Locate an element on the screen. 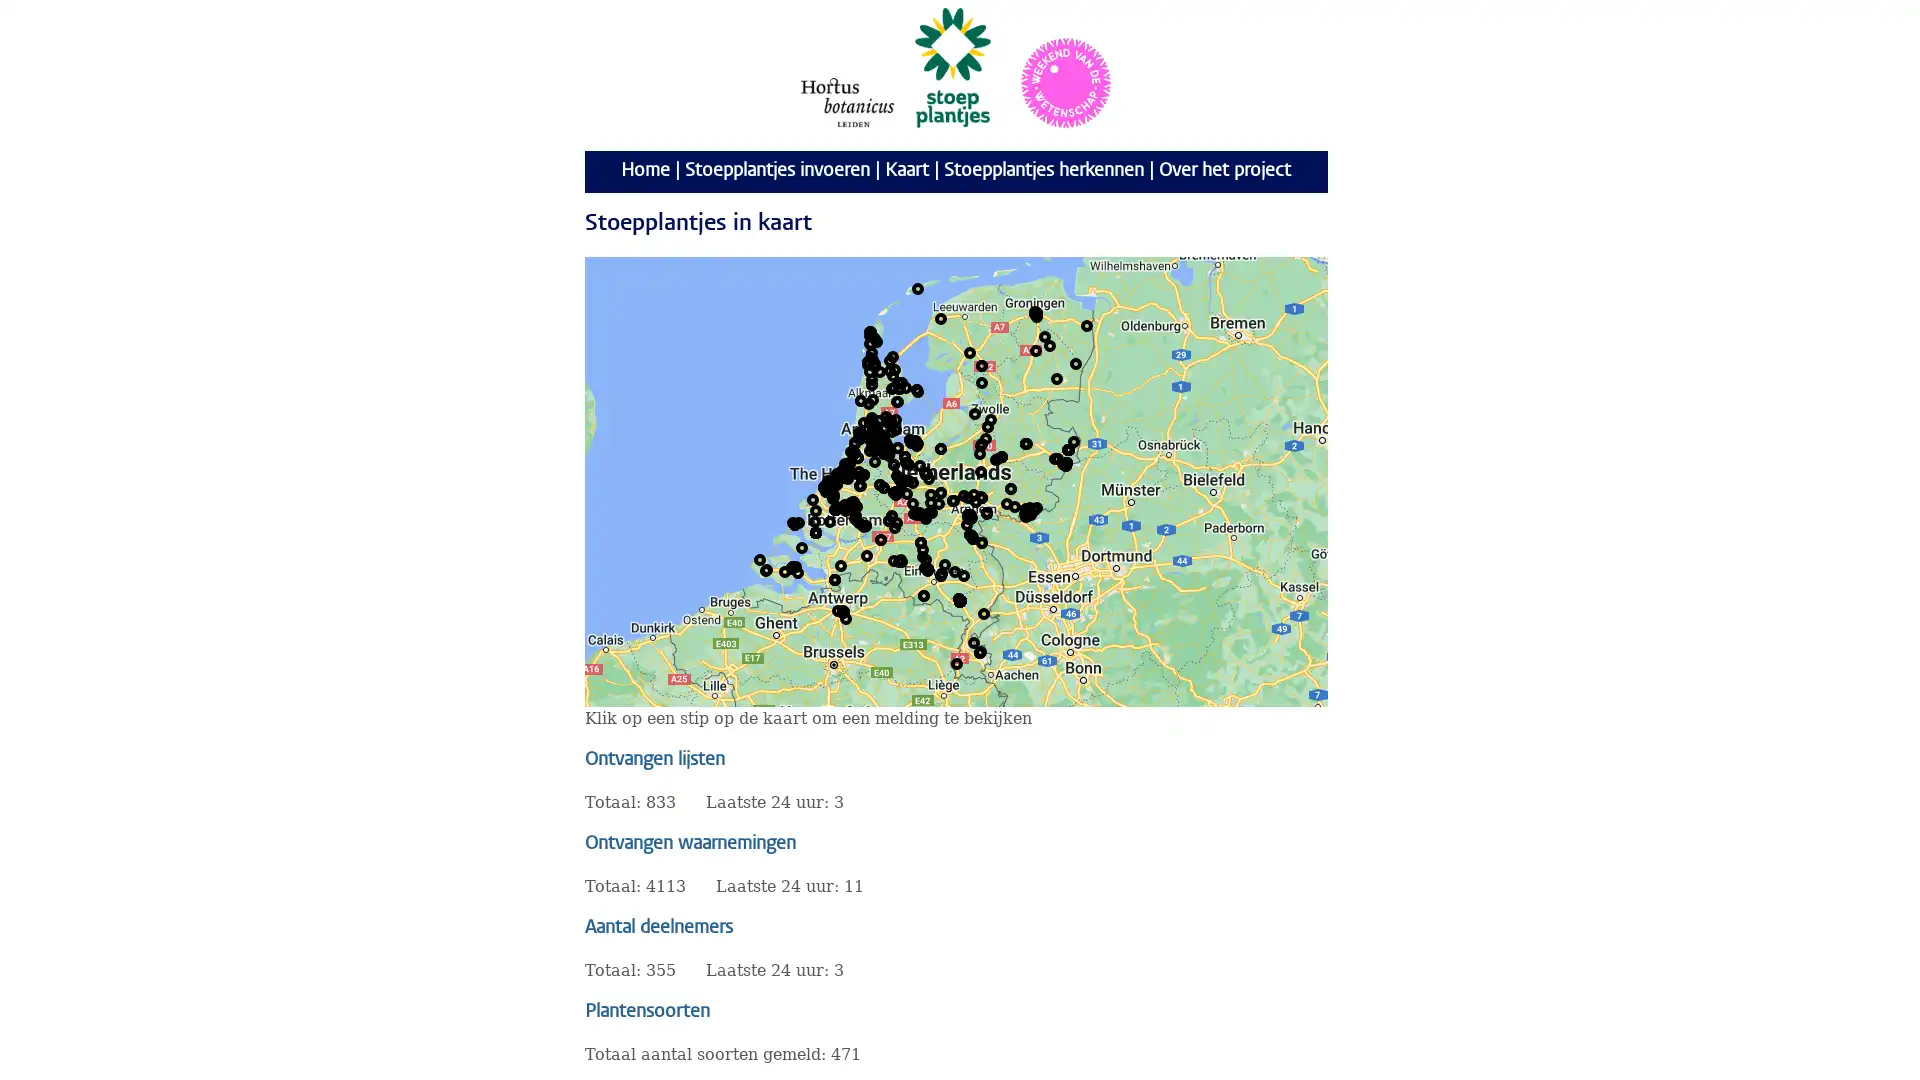  Telling van Christien Janson op 01 juni 2022 is located at coordinates (909, 438).